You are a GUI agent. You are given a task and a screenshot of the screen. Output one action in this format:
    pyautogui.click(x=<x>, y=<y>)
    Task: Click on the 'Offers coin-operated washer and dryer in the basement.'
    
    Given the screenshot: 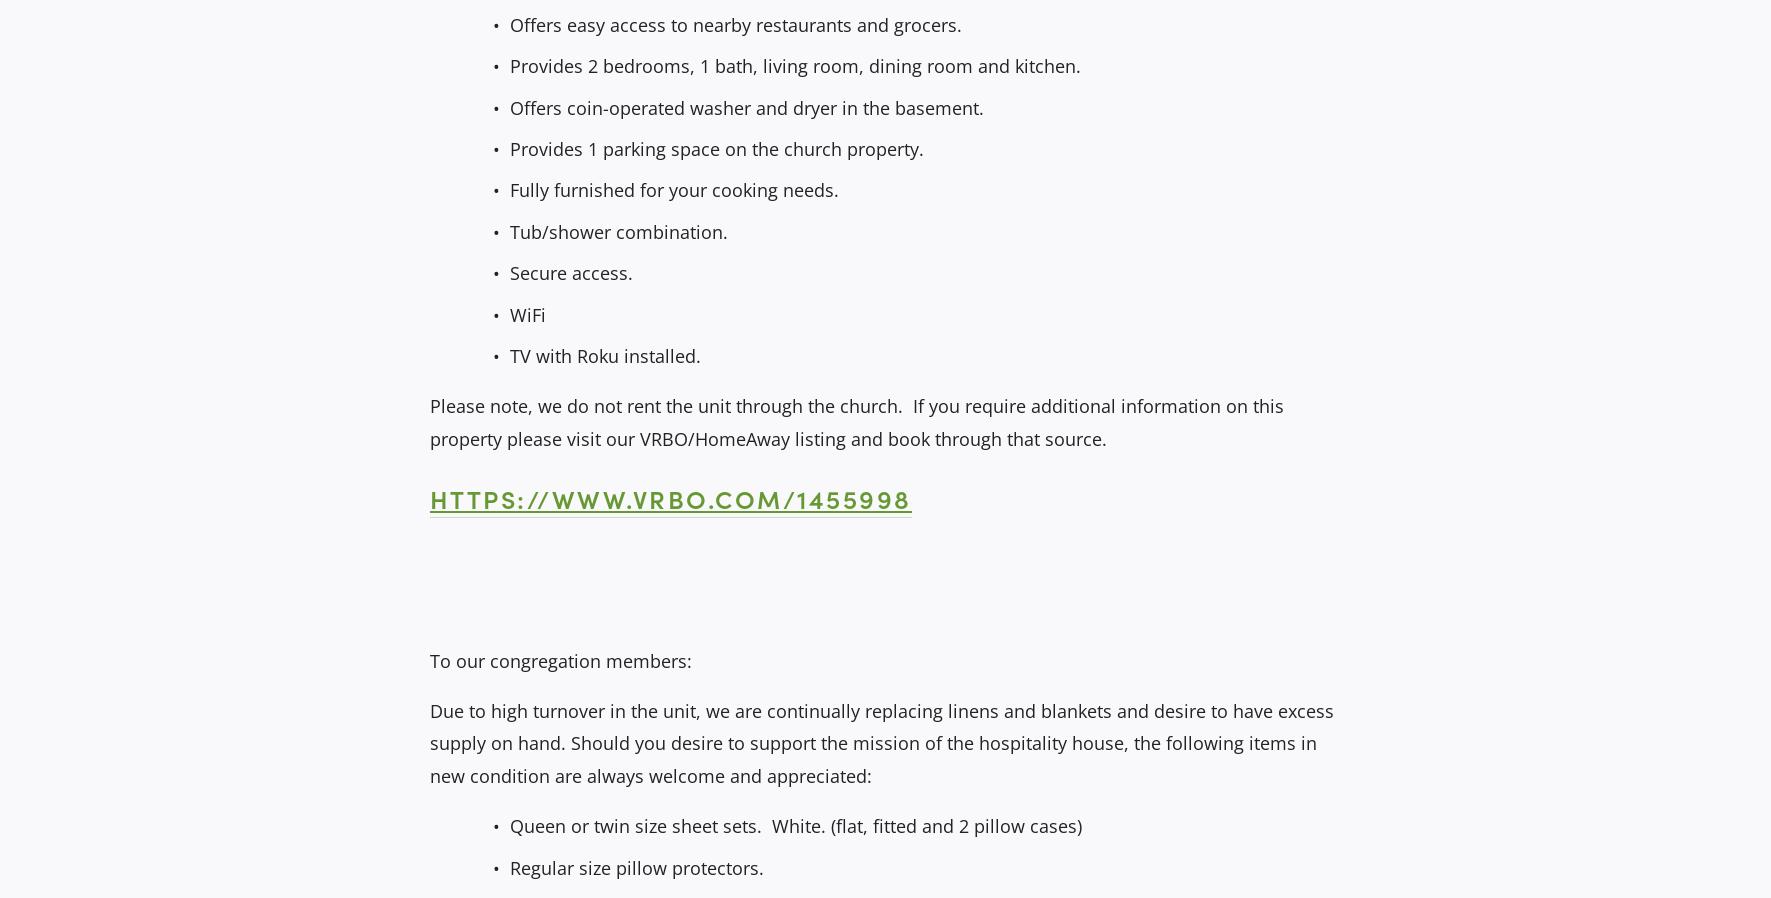 What is the action you would take?
    pyautogui.click(x=507, y=106)
    